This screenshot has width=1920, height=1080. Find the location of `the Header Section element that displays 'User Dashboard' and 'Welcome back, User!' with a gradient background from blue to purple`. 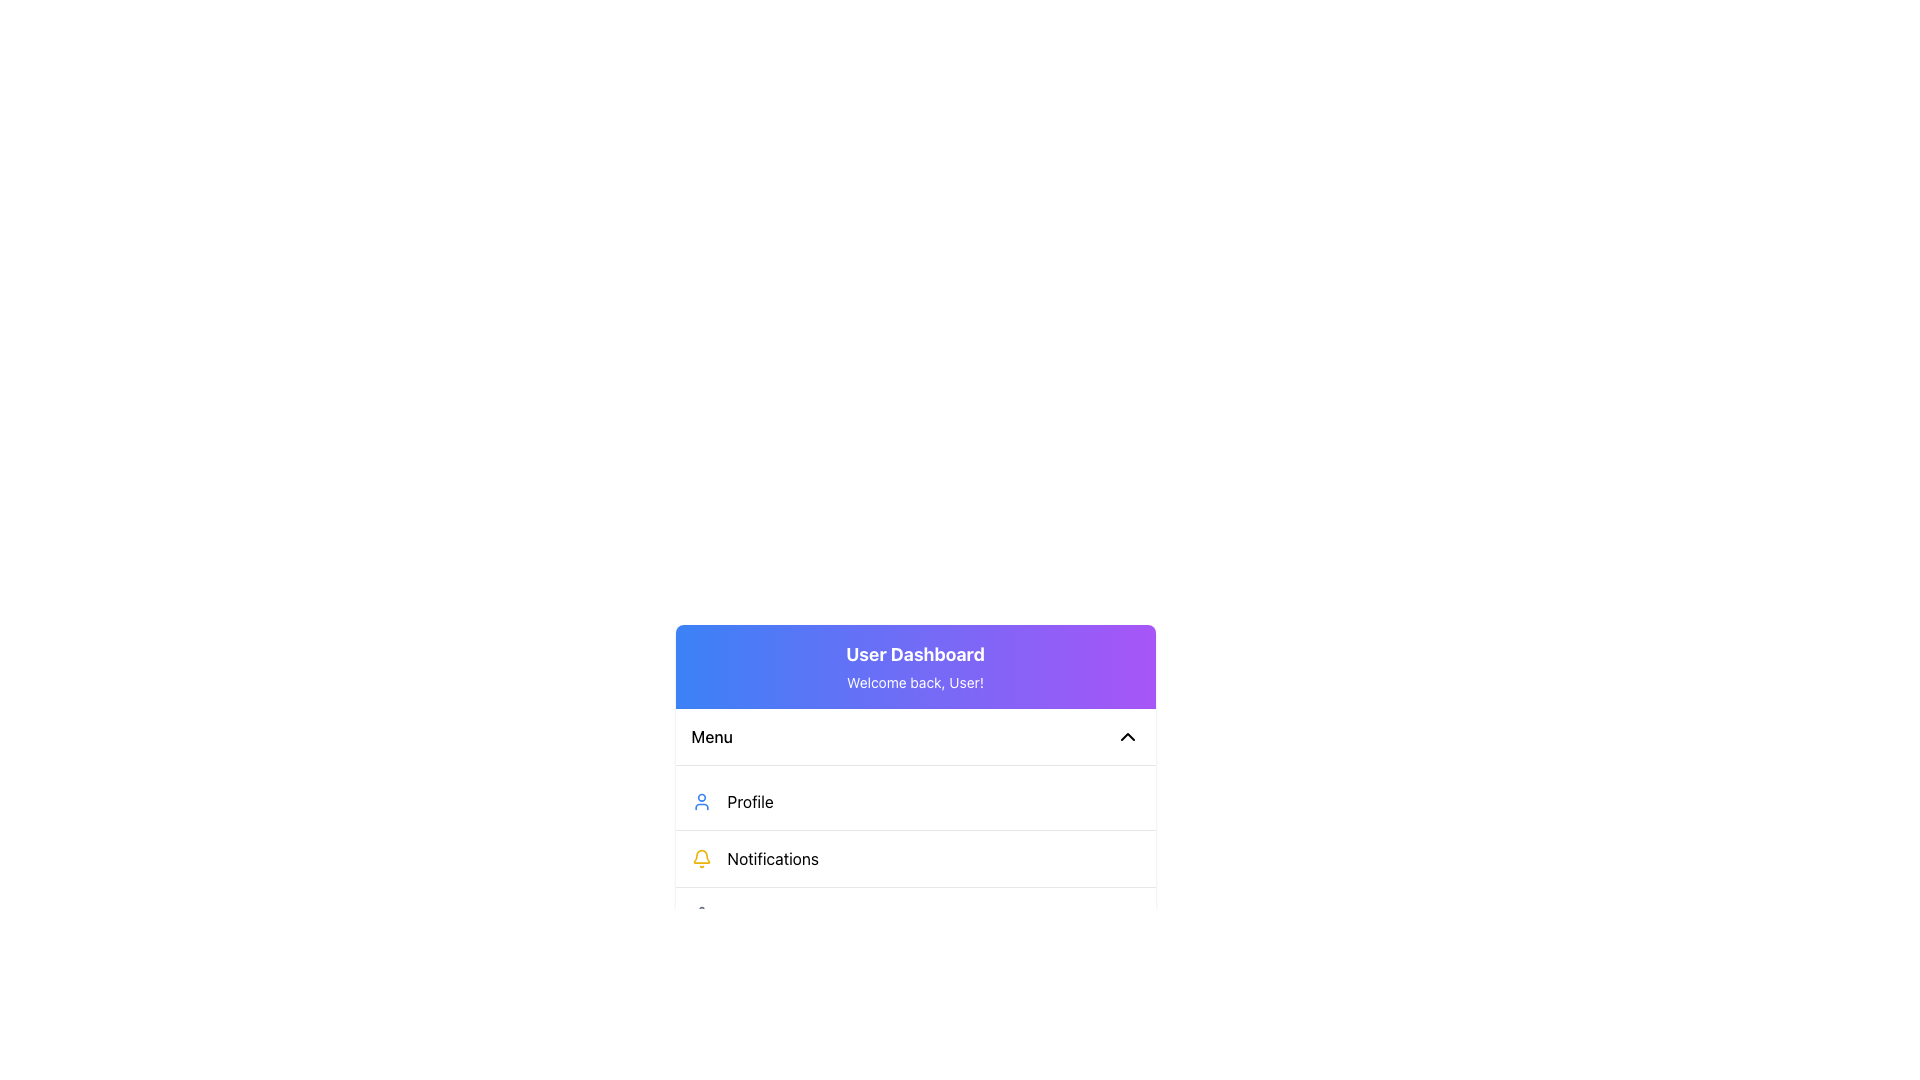

the Header Section element that displays 'User Dashboard' and 'Welcome back, User!' with a gradient background from blue to purple is located at coordinates (914, 667).